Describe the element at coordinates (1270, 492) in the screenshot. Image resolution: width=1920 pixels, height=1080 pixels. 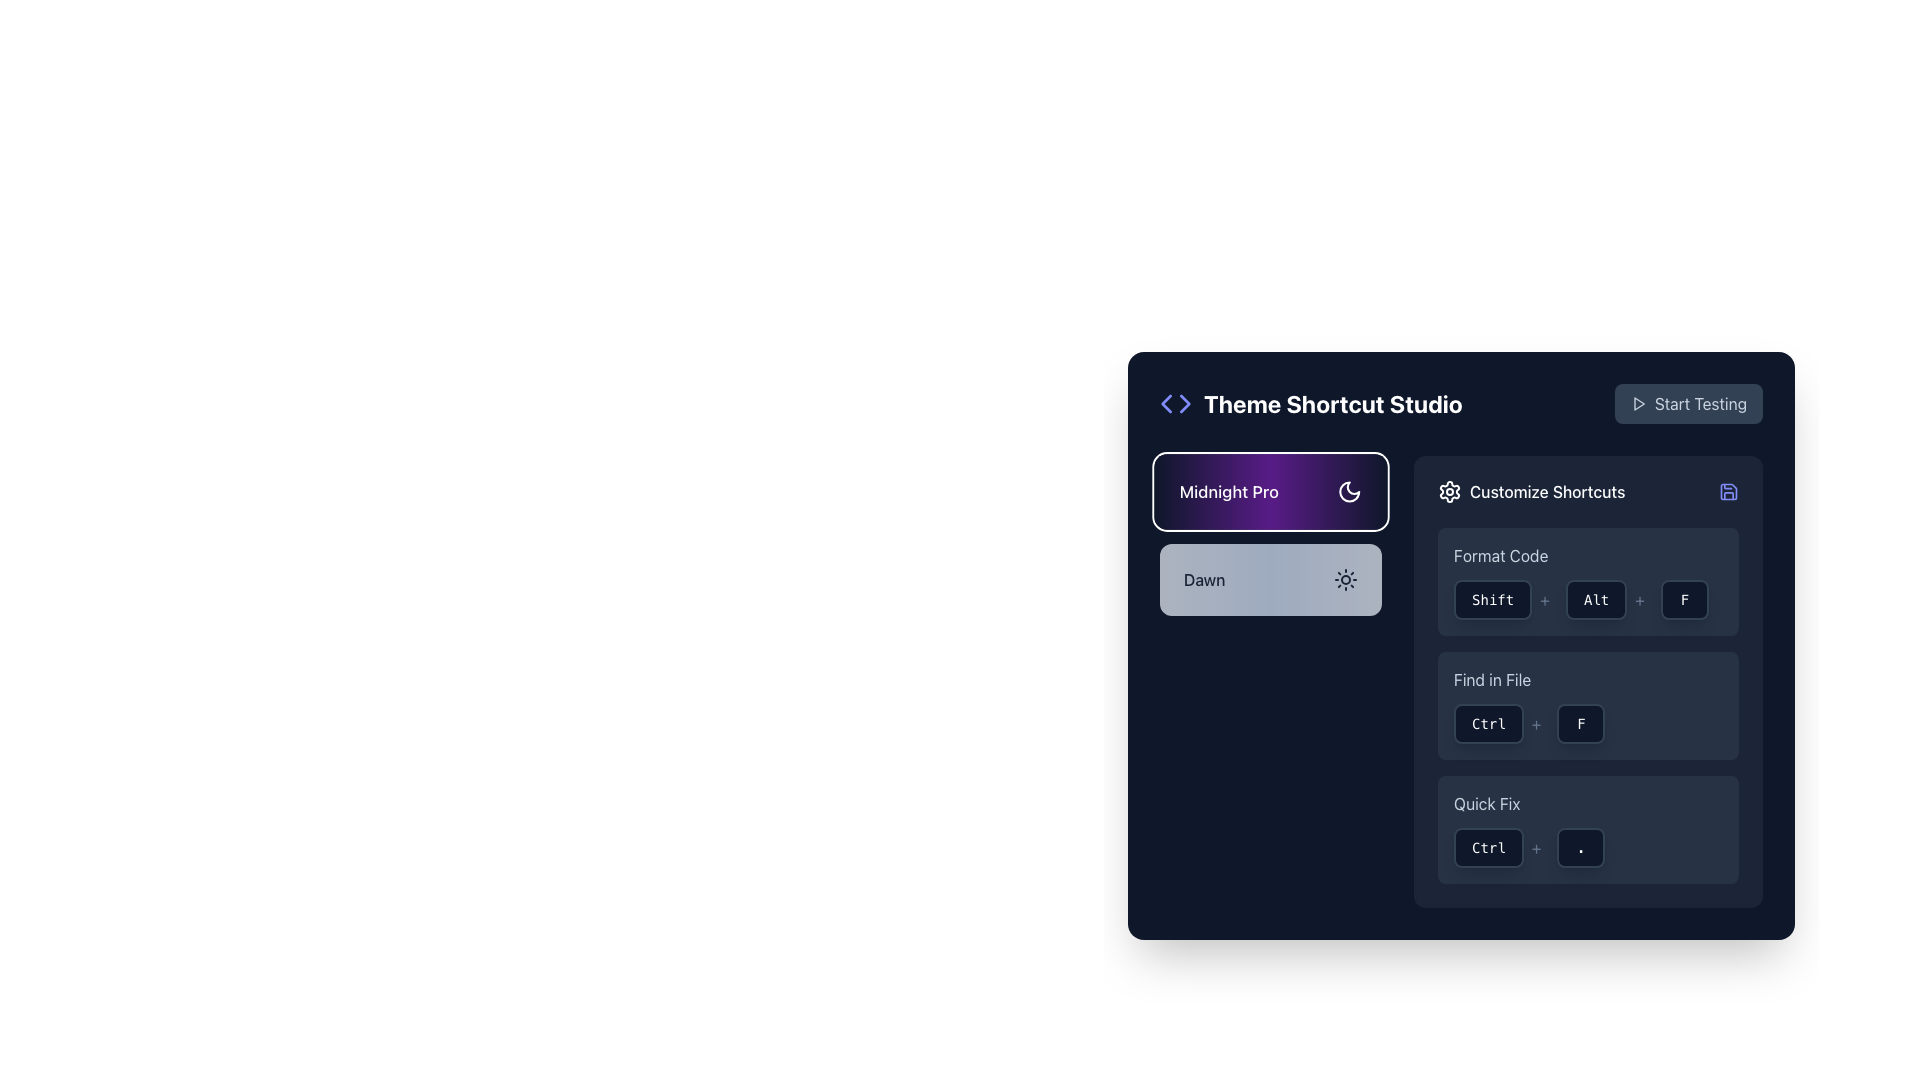
I see `the informational label displaying the currently selected theme title, located on the left section of a highlighted card` at that location.